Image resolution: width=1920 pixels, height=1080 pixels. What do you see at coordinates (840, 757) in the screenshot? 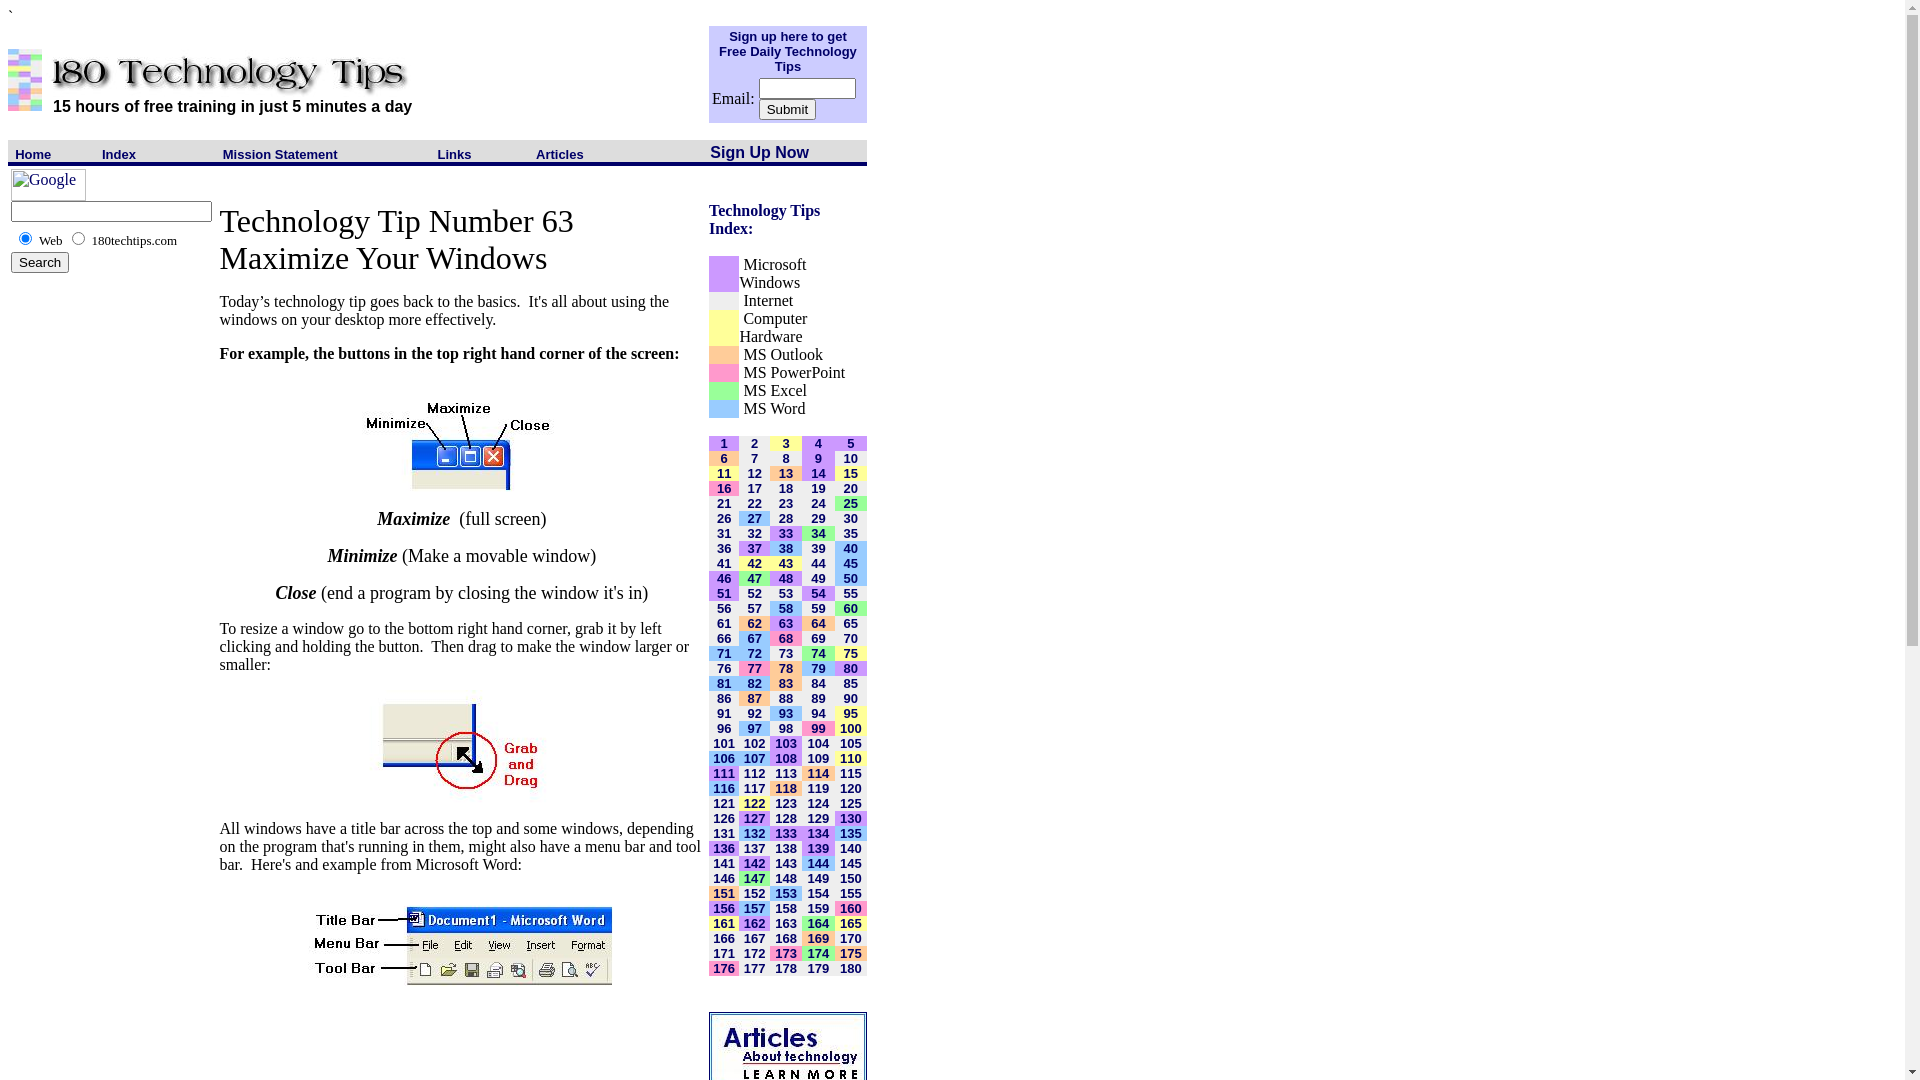
I see `'110'` at bounding box center [840, 757].